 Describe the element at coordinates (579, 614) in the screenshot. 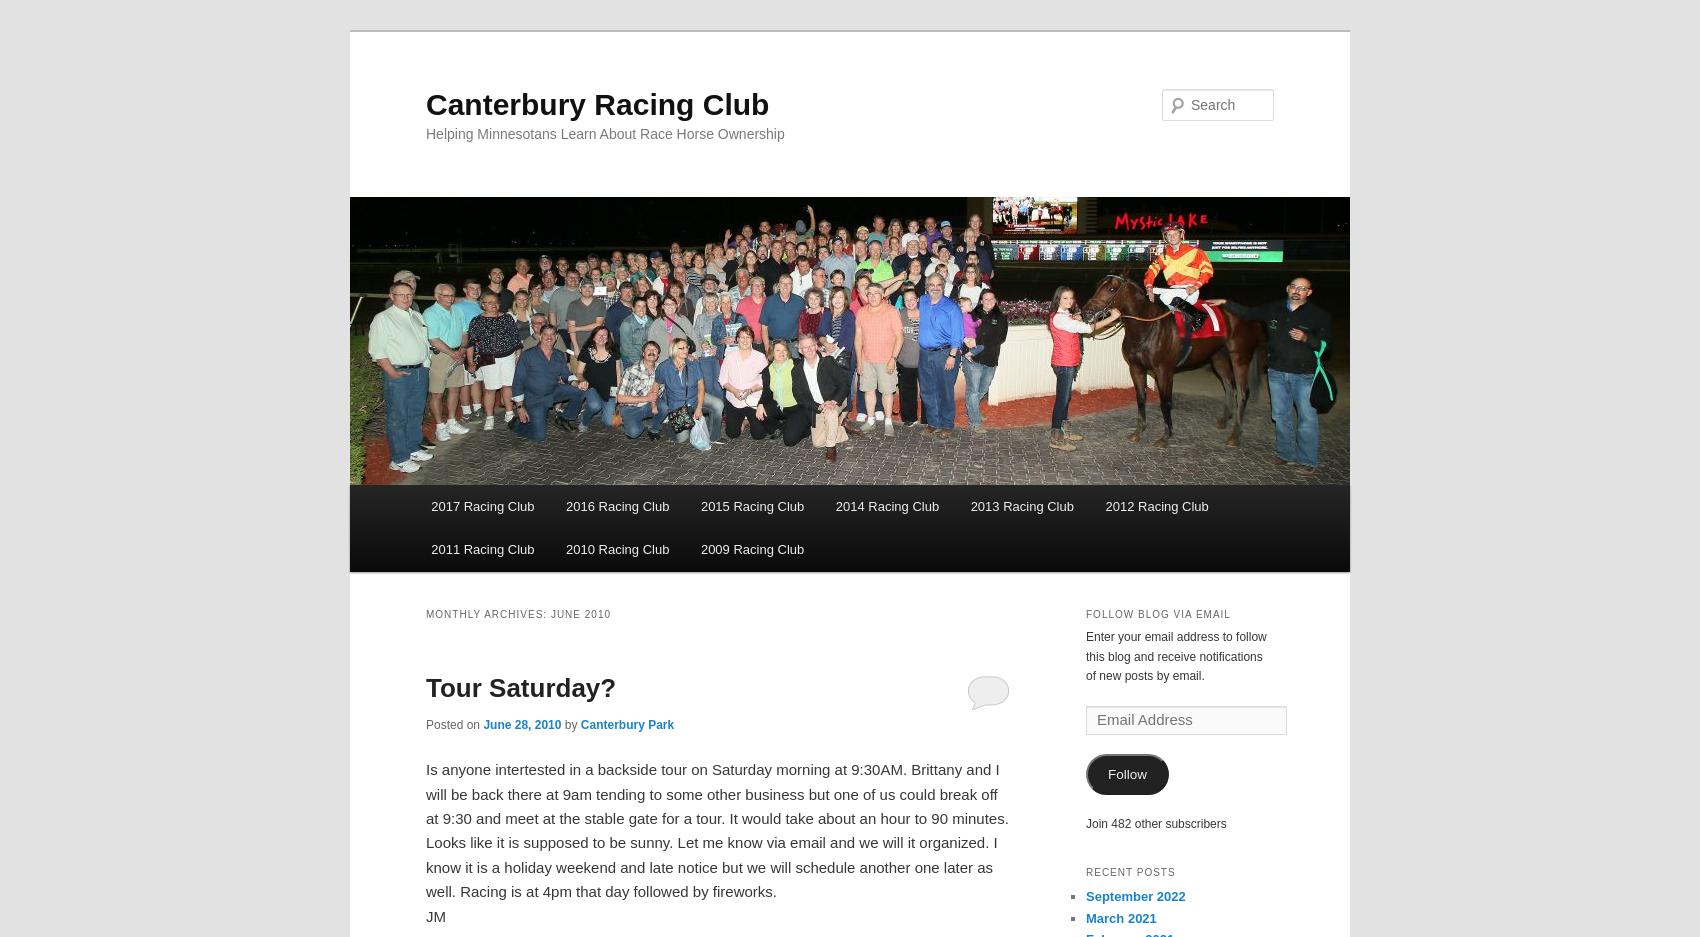

I see `'June 2010'` at that location.